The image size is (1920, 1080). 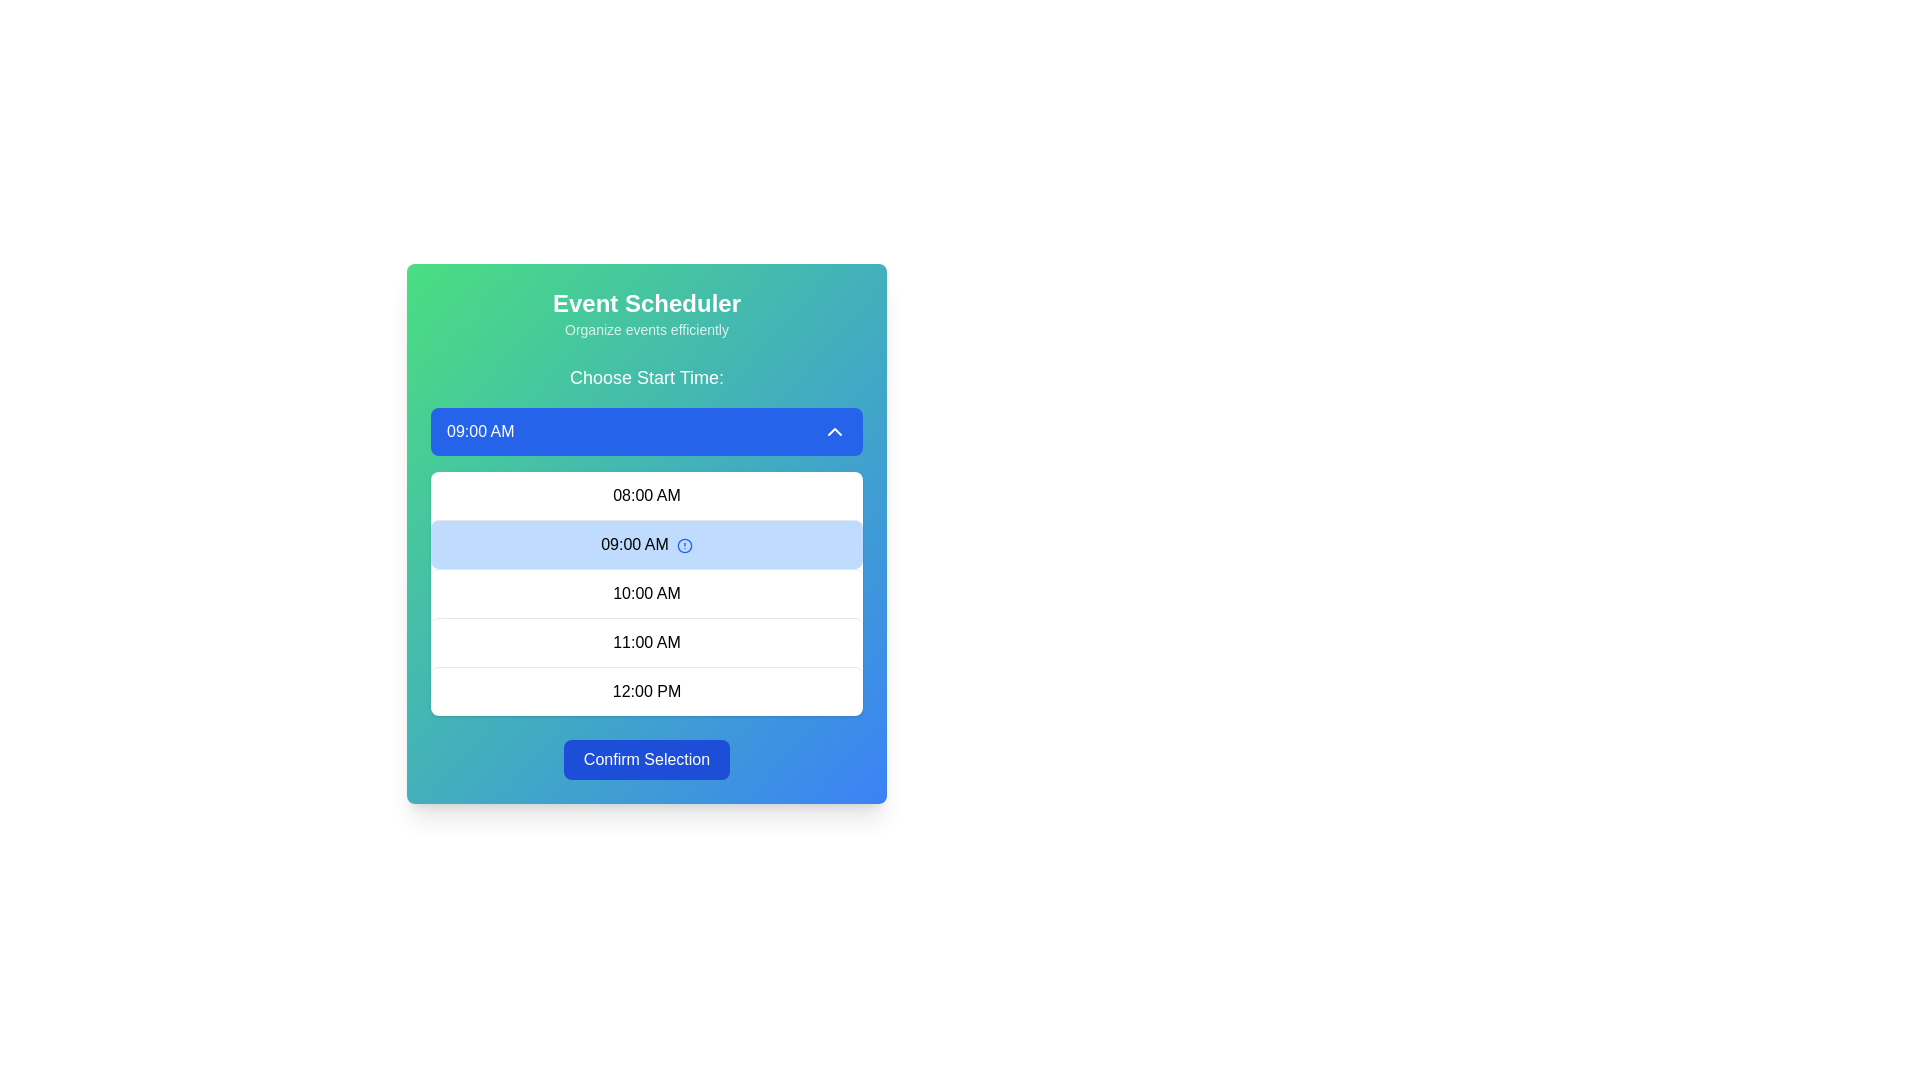 I want to click on the Dropdown Selection Button located in the 'Choose Start Time' section, so click(x=647, y=431).